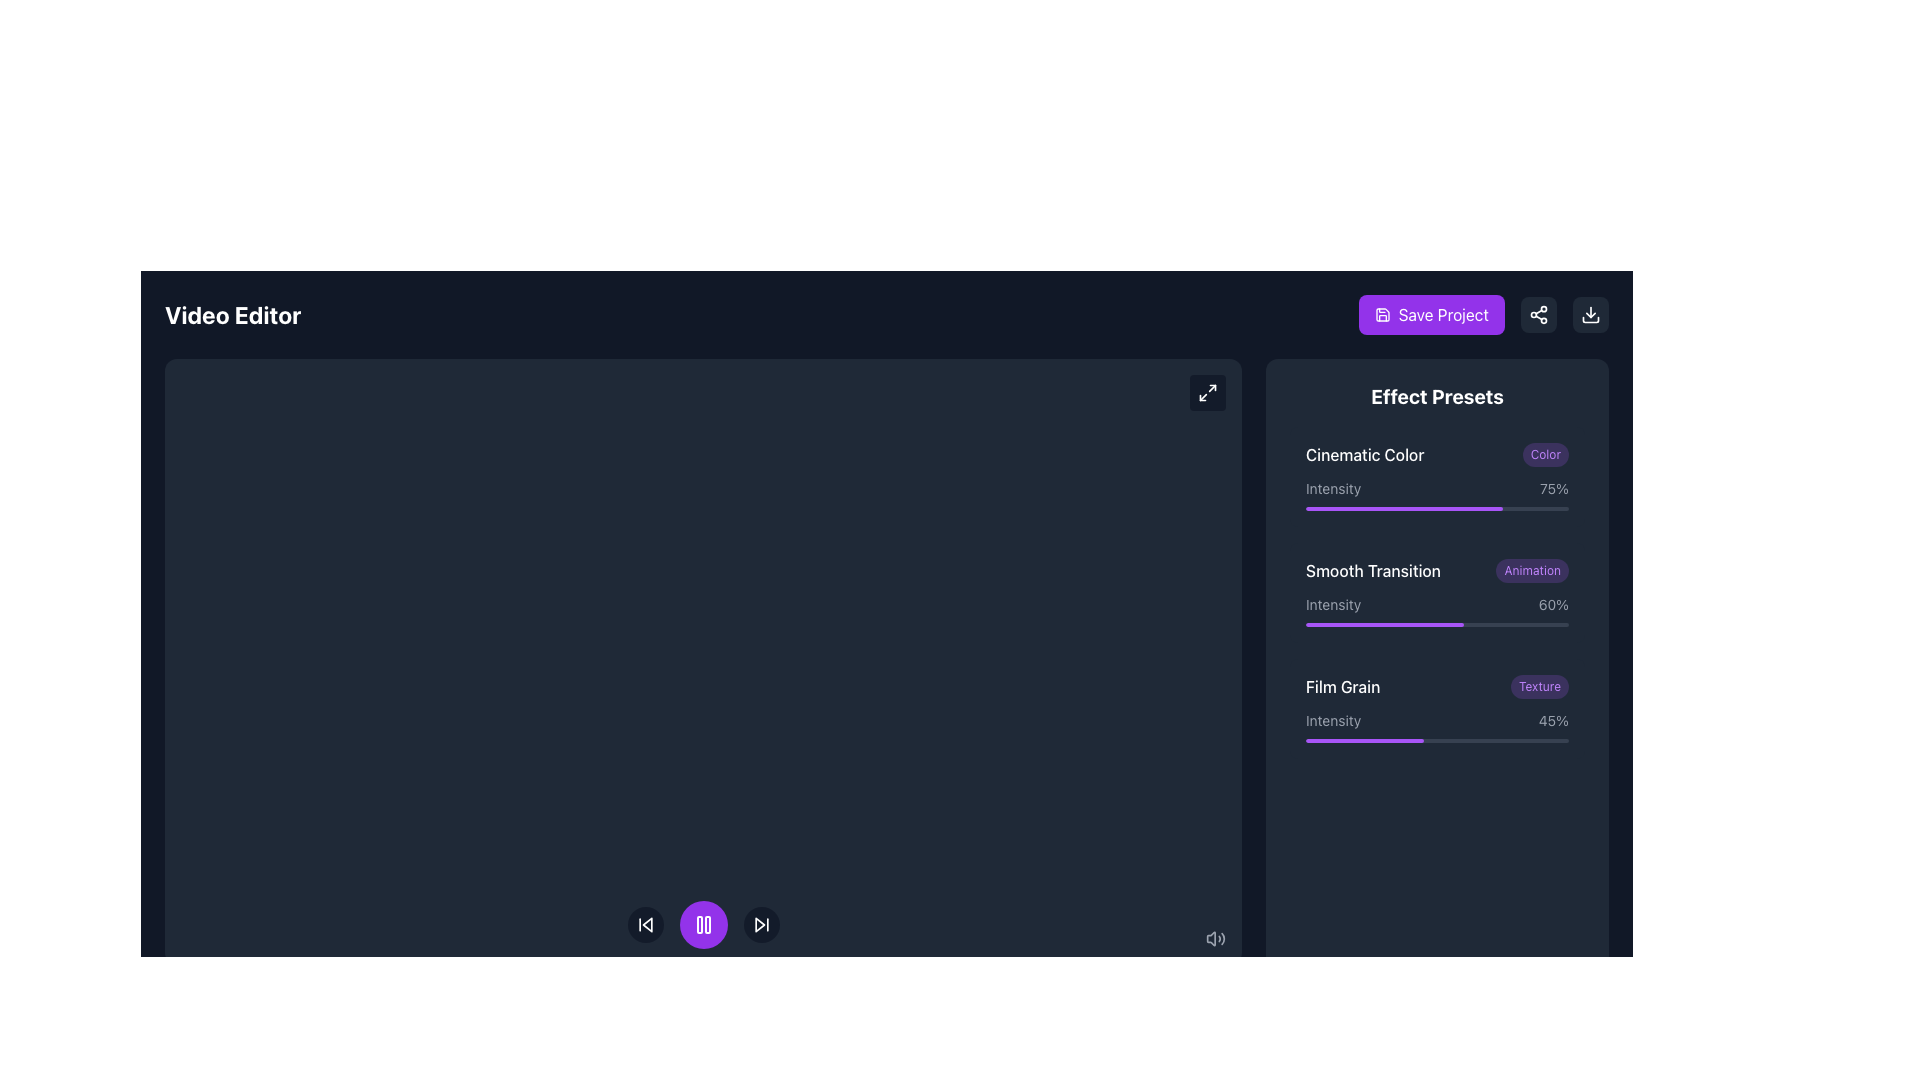 The height and width of the screenshot is (1080, 1920). Describe the element at coordinates (1436, 740) in the screenshot. I see `Progress bar indicating the intensity level (45%) of the 'Film Grain' effect, located in the bottom part of the 'Film Grain' intensity row within the 'Effect Presets' panel` at that location.